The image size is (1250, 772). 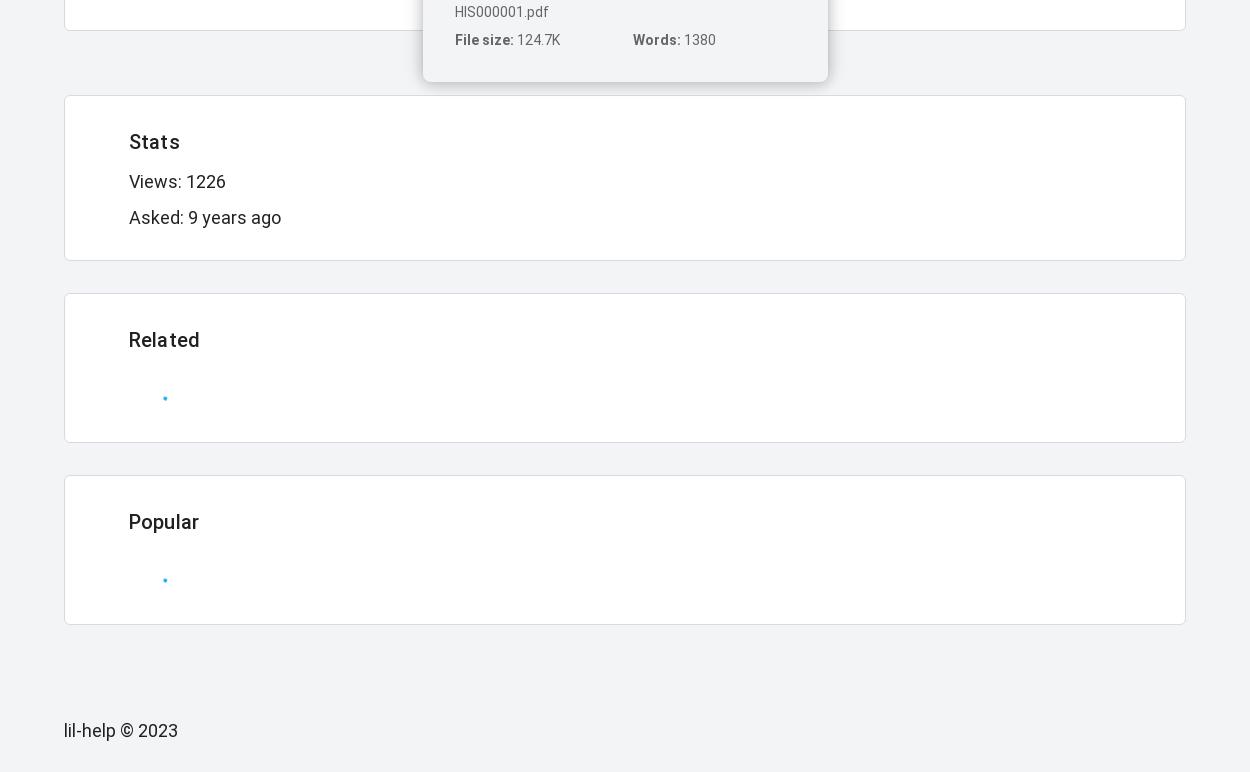 What do you see at coordinates (188, 217) in the screenshot?
I see `'9 years ago'` at bounding box center [188, 217].